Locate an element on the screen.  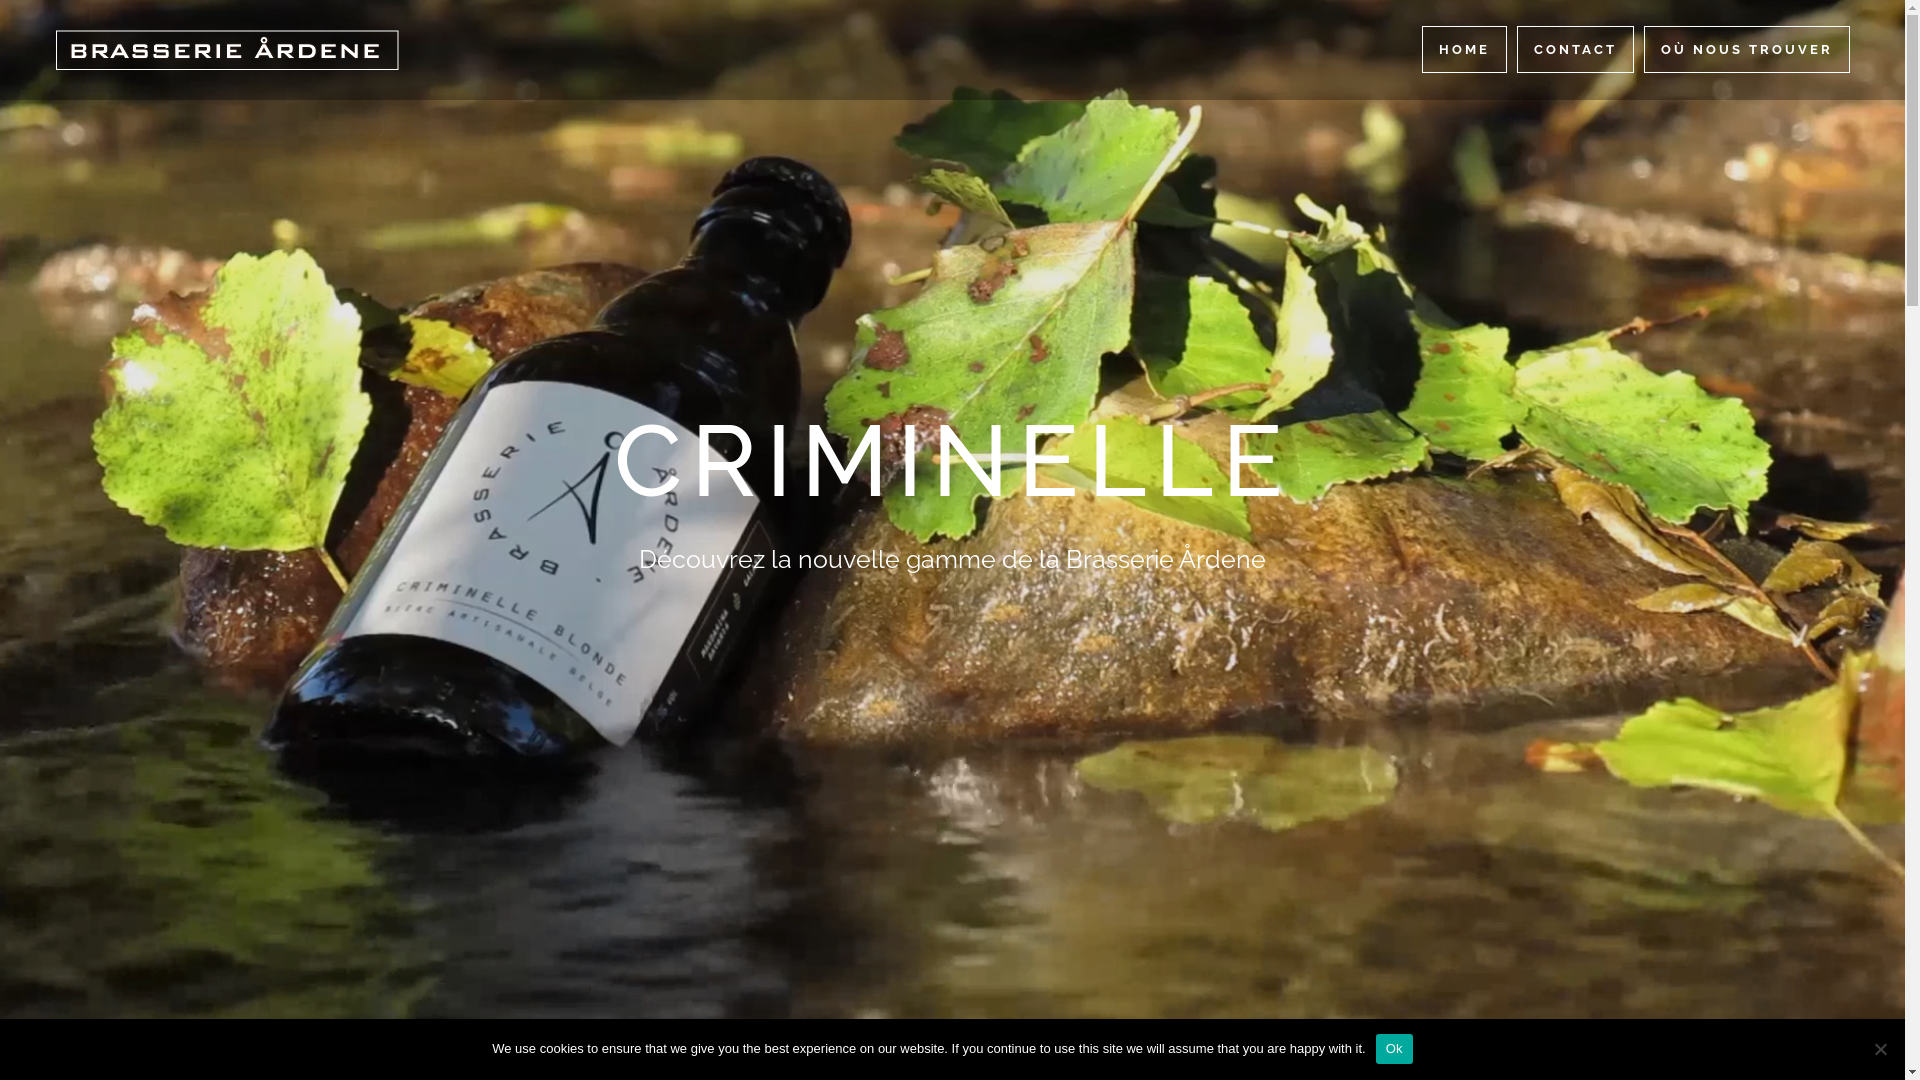
'Ok' is located at coordinates (1393, 1048).